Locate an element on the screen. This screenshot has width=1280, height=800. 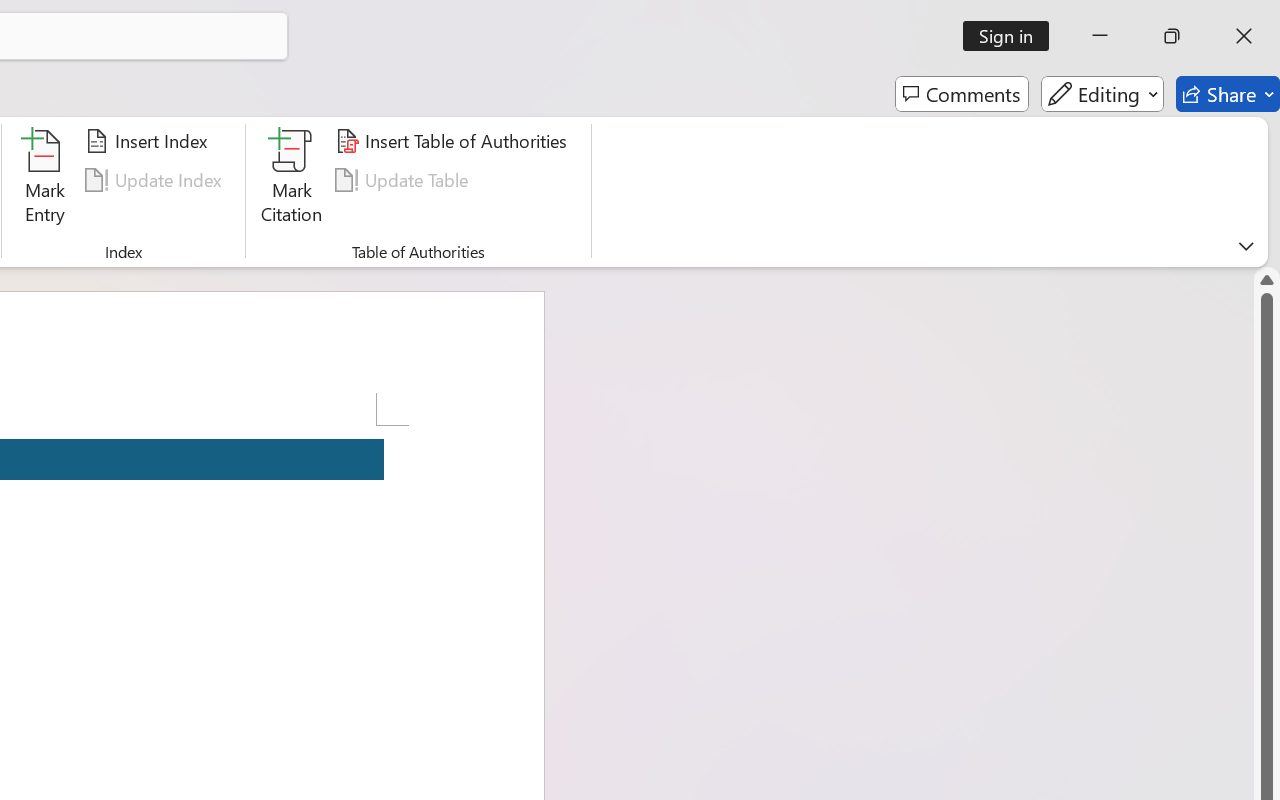
'Line up' is located at coordinates (1266, 280).